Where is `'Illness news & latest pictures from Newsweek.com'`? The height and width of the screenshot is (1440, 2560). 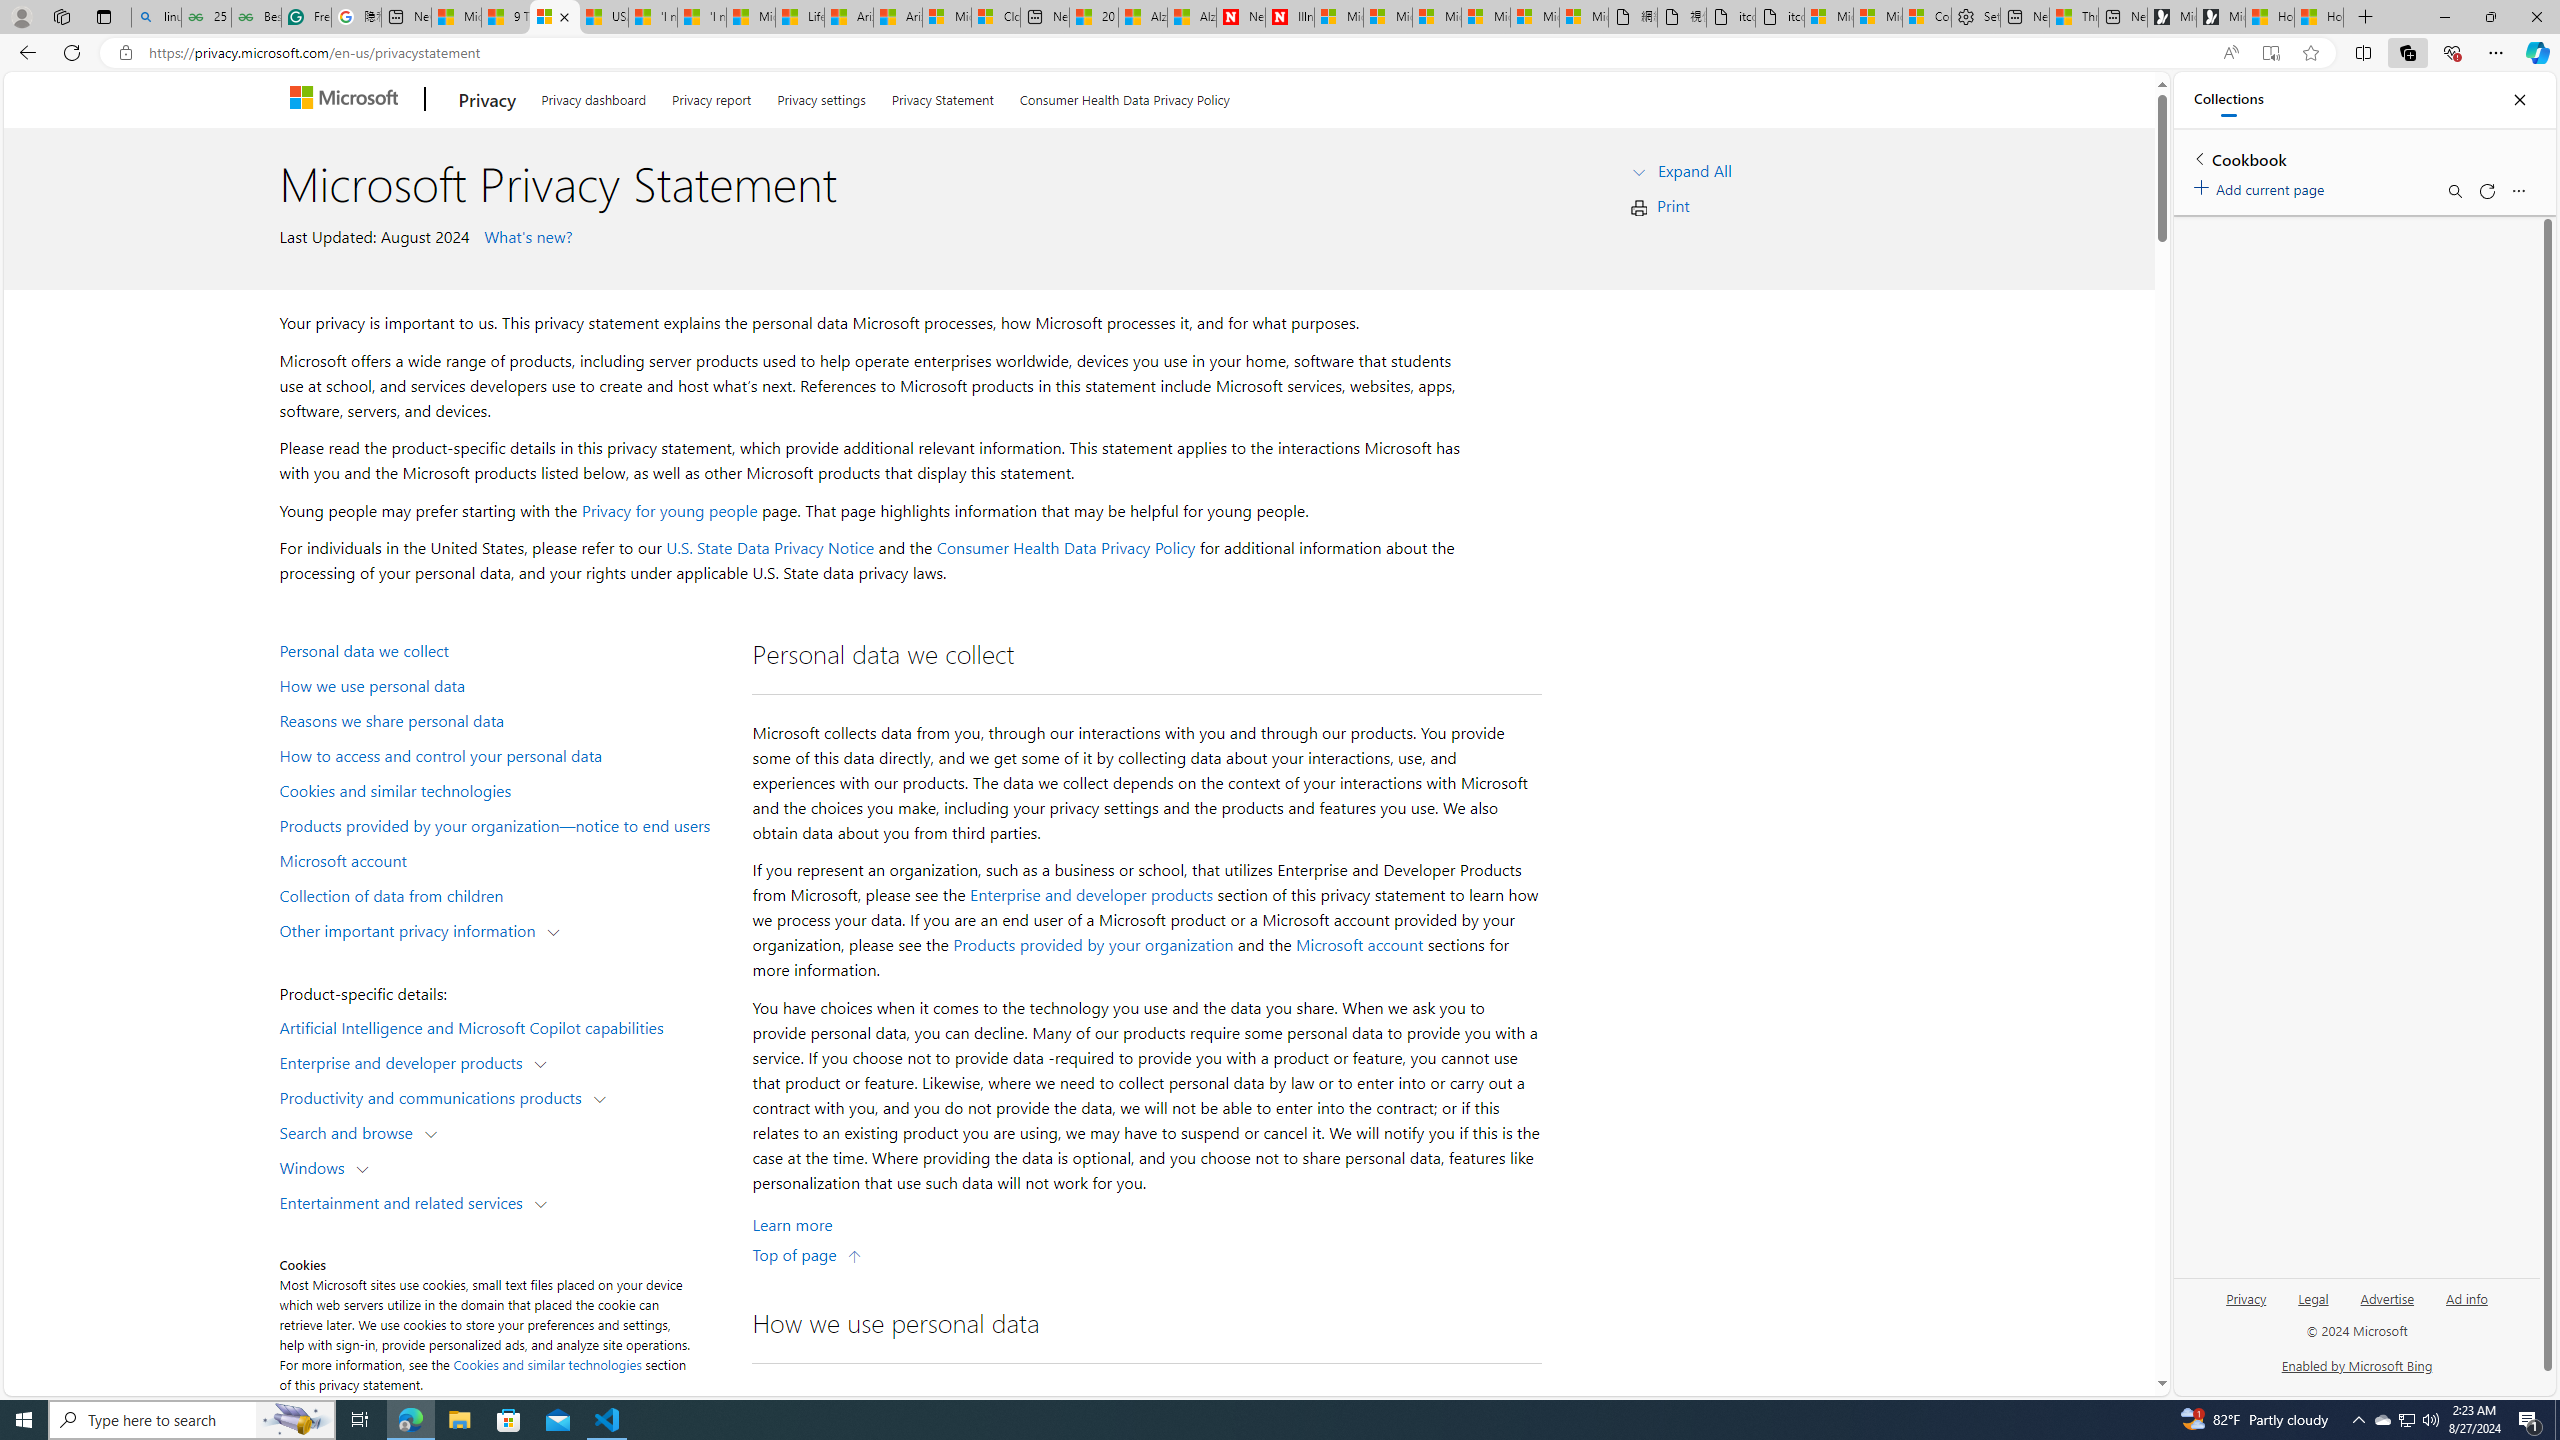 'Illness news & latest pictures from Newsweek.com' is located at coordinates (1289, 16).